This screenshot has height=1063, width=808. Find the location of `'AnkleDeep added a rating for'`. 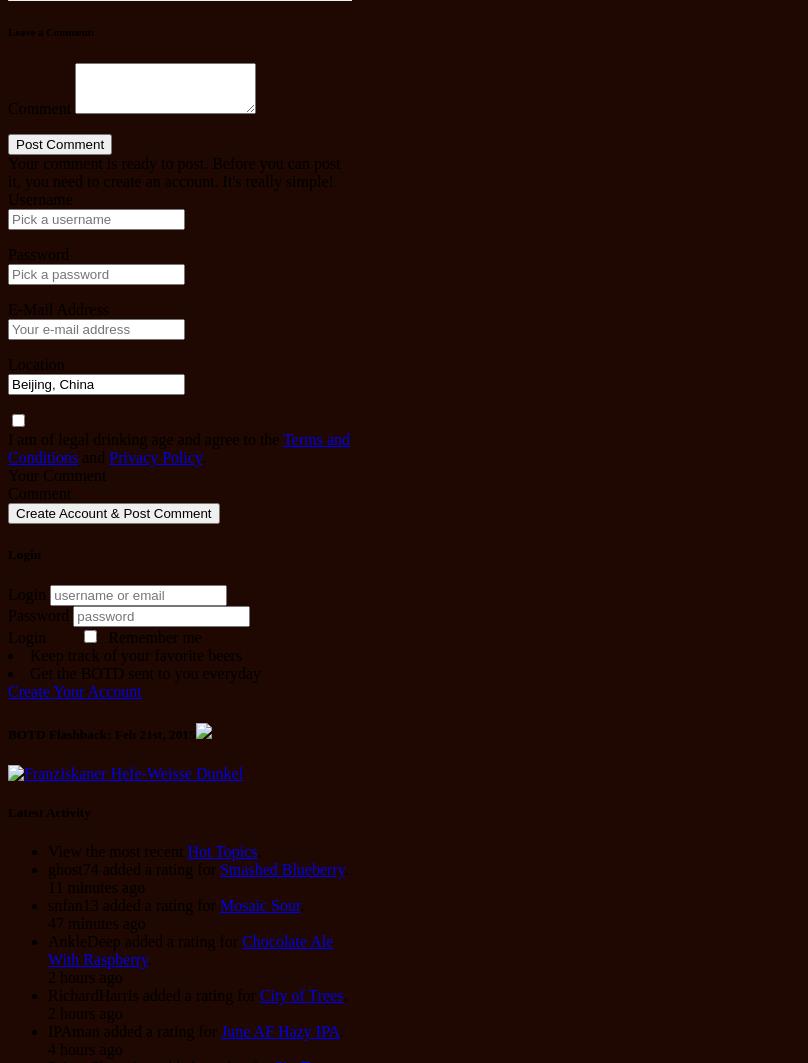

'AnkleDeep added a rating for' is located at coordinates (144, 940).